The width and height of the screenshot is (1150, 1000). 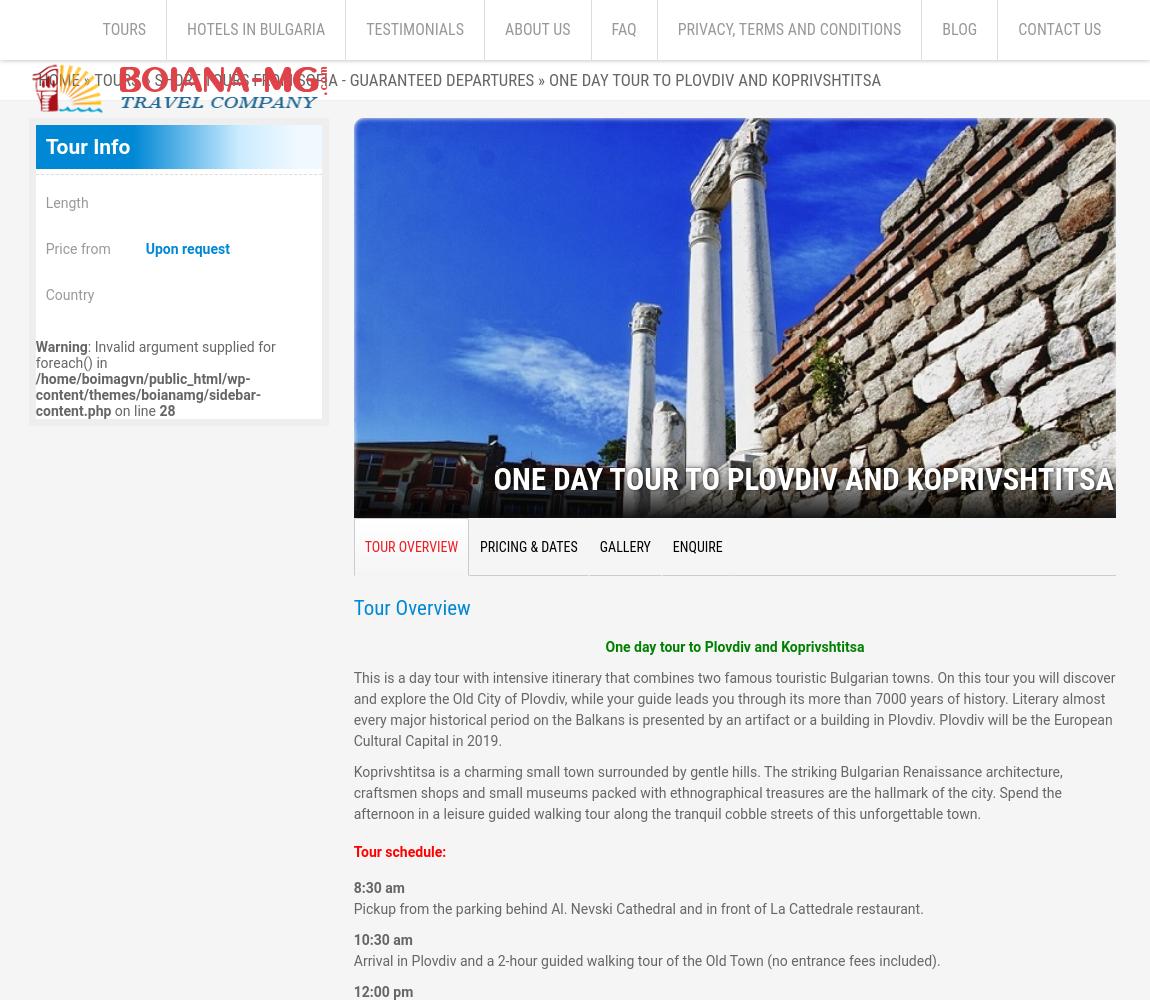 What do you see at coordinates (59, 345) in the screenshot?
I see `'Warning'` at bounding box center [59, 345].